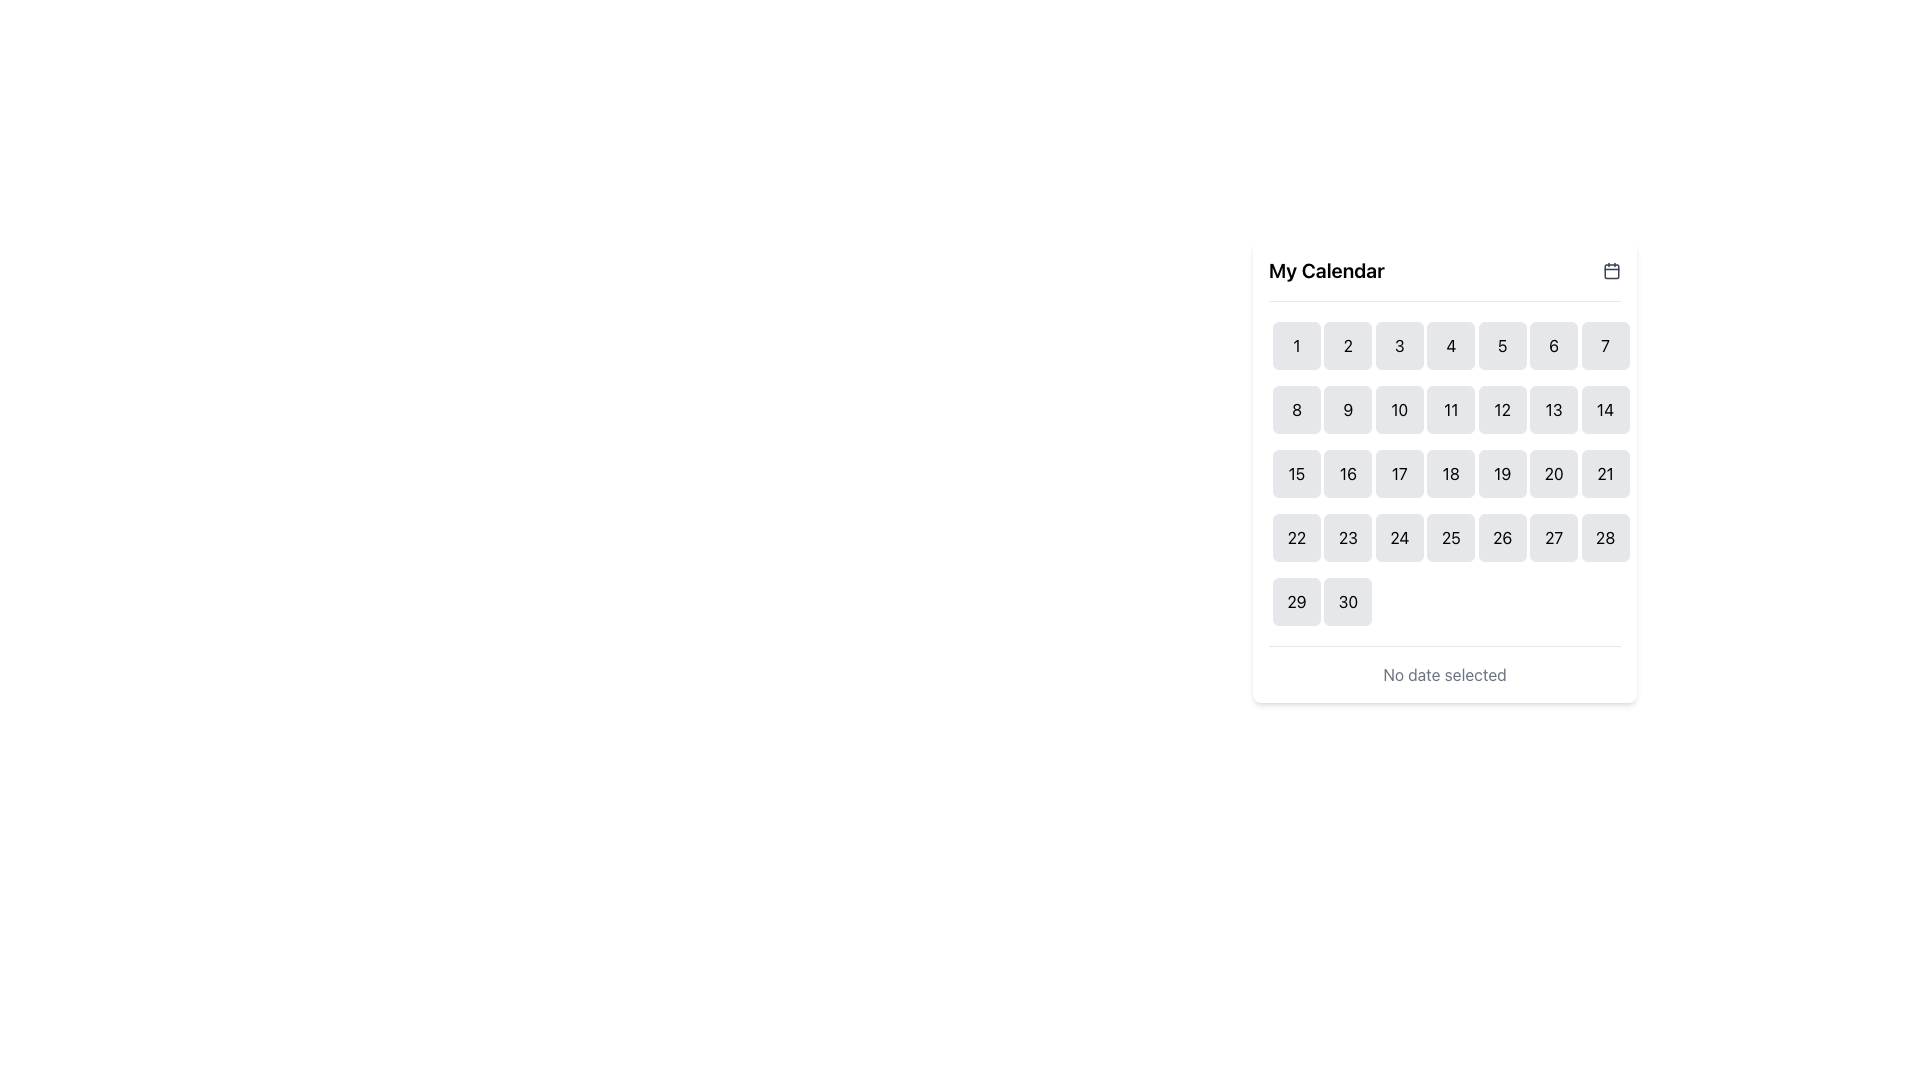 This screenshot has height=1080, width=1920. I want to click on the square calendar cell with the black number '16', so click(1348, 474).